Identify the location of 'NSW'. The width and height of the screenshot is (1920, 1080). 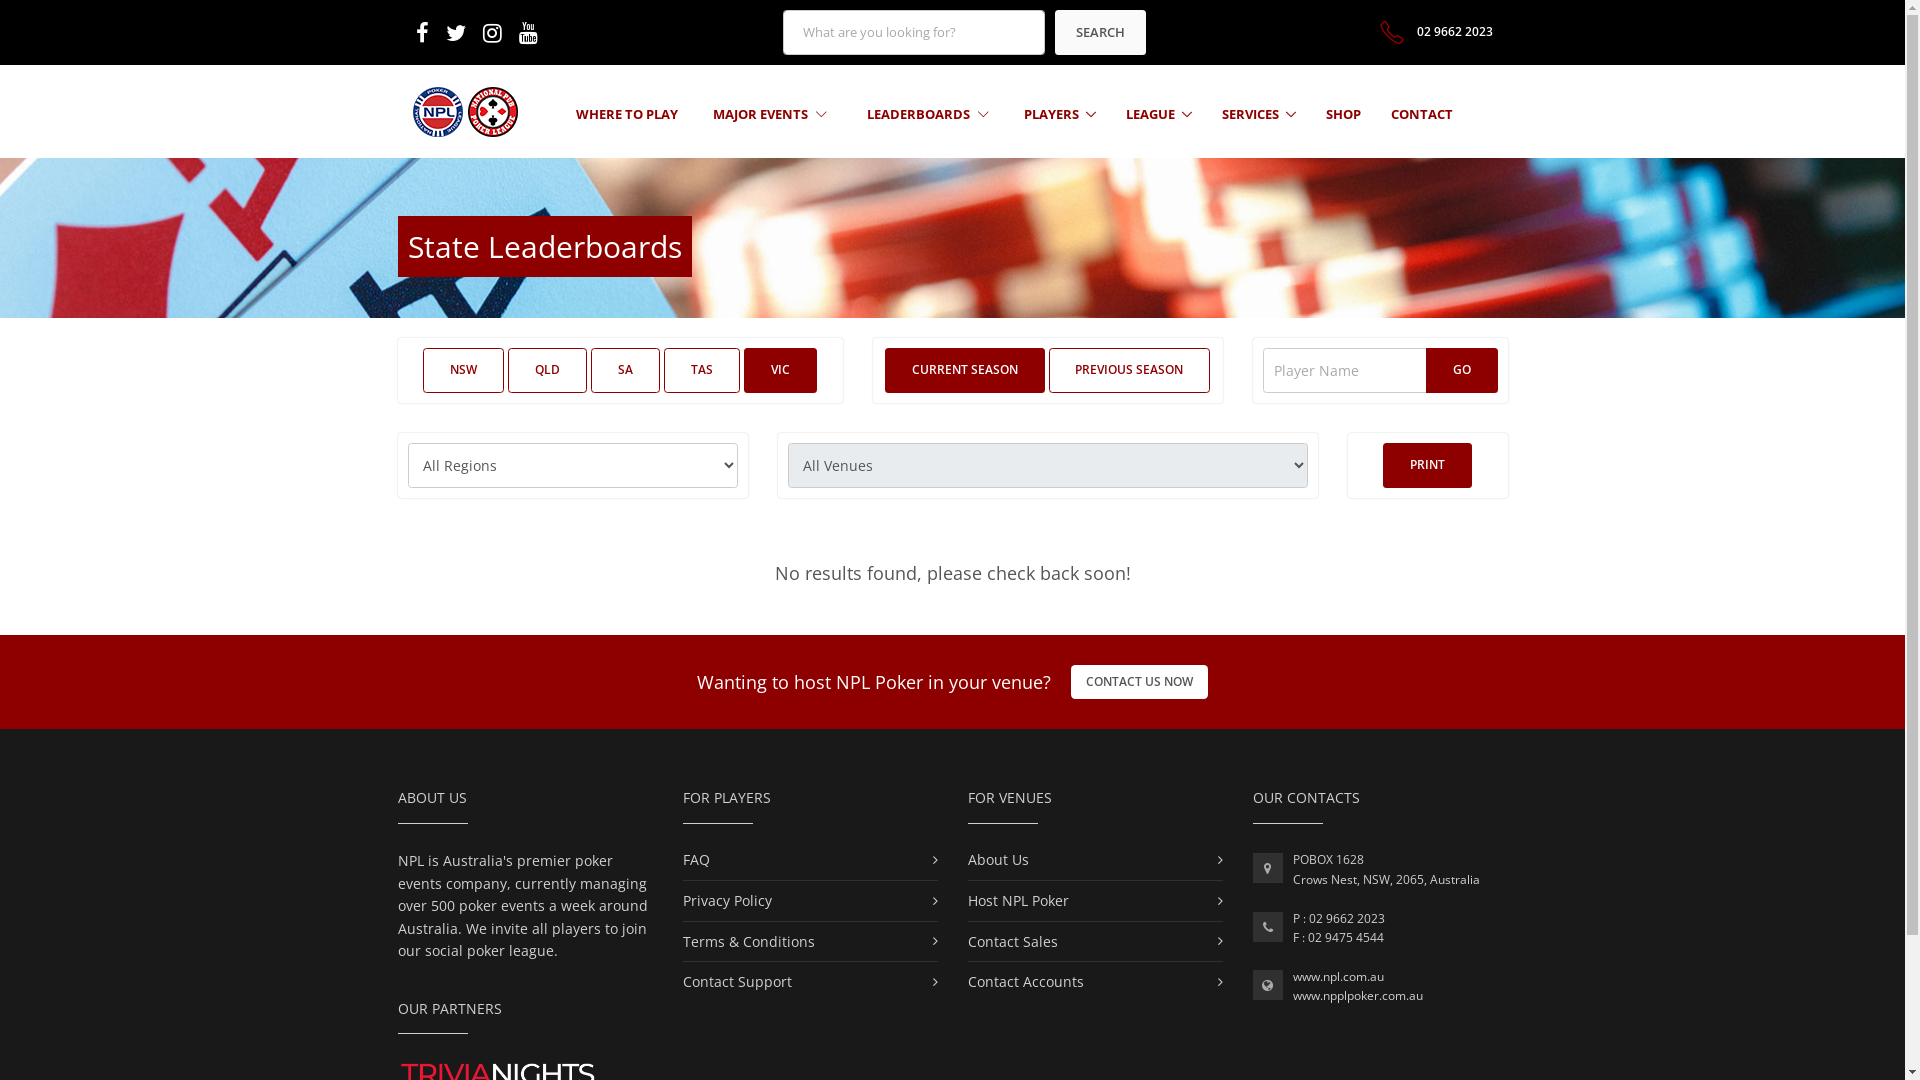
(421, 370).